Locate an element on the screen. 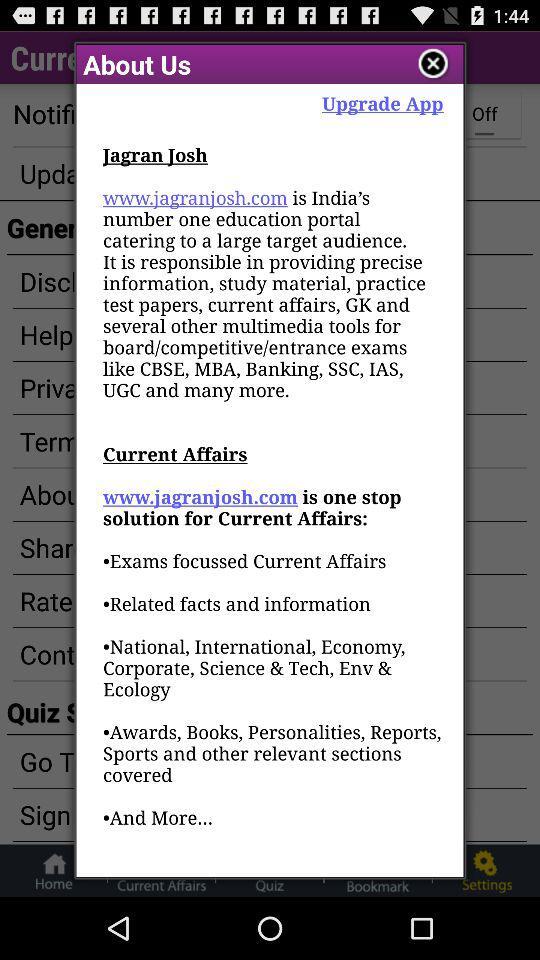 The height and width of the screenshot is (960, 540). the app above the jagran josh www item is located at coordinates (382, 103).